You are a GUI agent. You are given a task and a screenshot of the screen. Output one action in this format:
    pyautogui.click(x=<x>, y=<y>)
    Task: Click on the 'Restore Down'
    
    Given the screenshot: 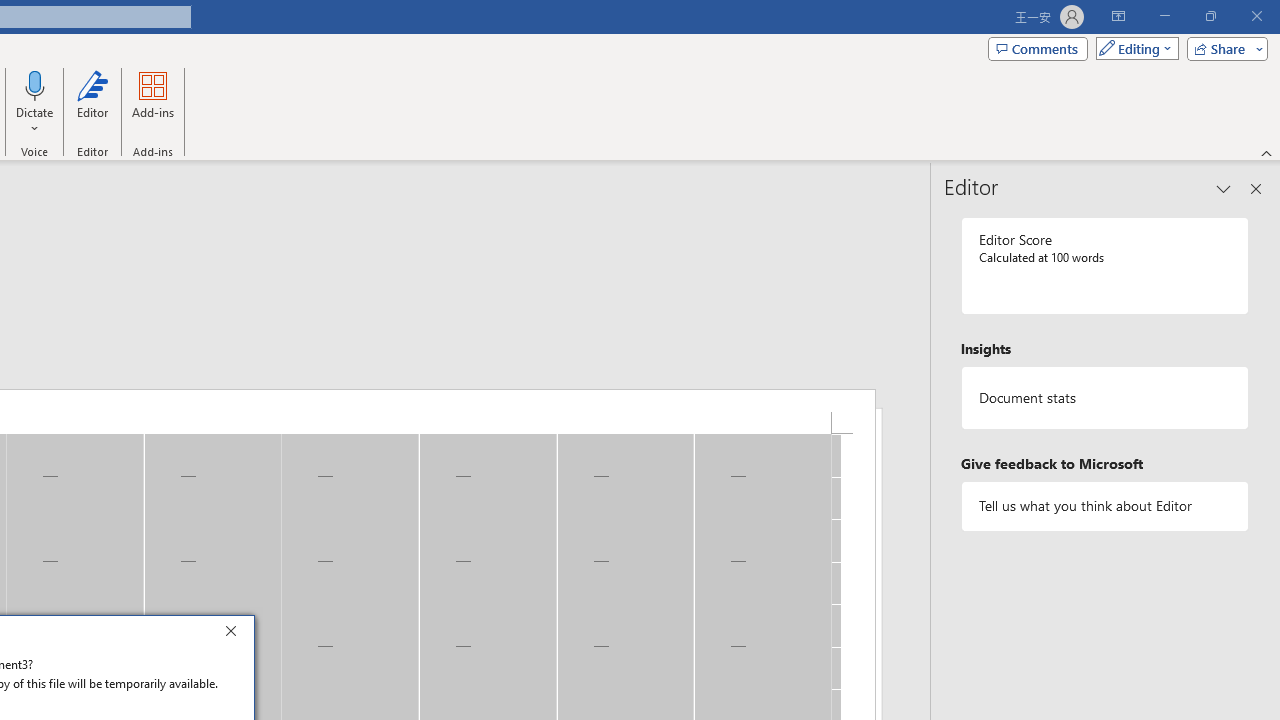 What is the action you would take?
    pyautogui.click(x=1209, y=16)
    